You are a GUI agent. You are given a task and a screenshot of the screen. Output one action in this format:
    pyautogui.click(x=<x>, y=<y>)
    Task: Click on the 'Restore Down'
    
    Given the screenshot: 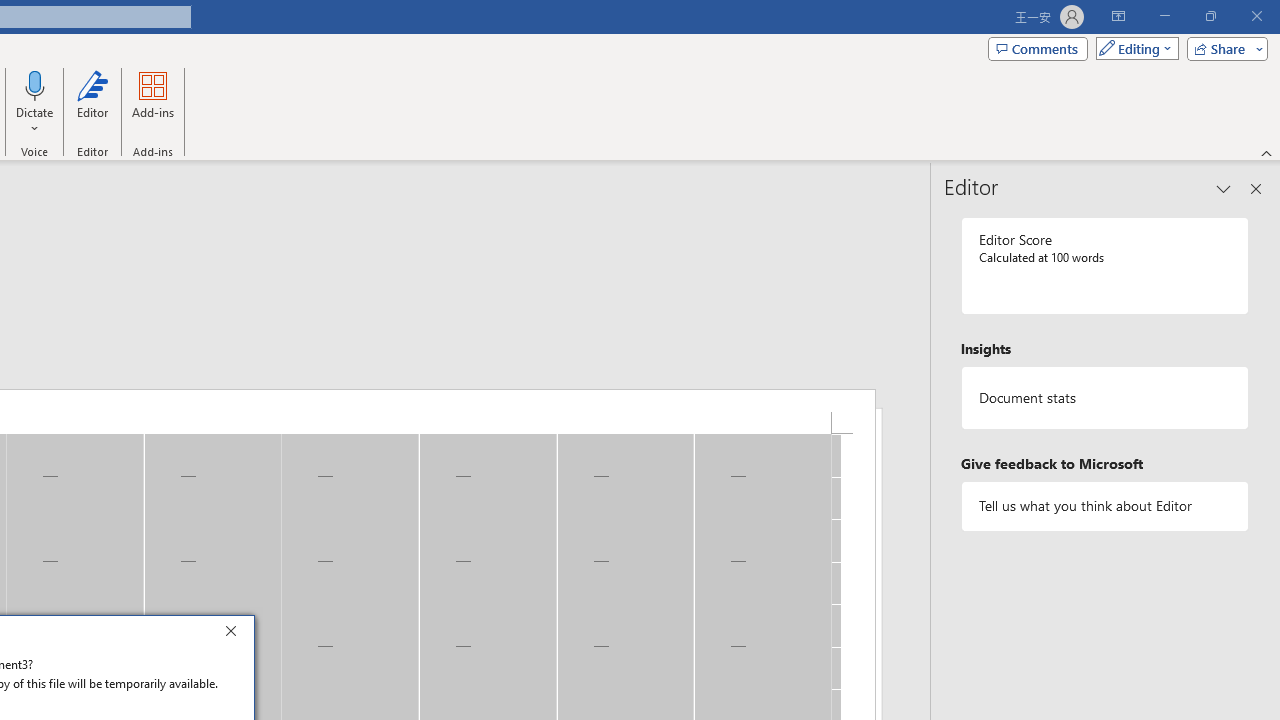 What is the action you would take?
    pyautogui.click(x=1209, y=16)
    